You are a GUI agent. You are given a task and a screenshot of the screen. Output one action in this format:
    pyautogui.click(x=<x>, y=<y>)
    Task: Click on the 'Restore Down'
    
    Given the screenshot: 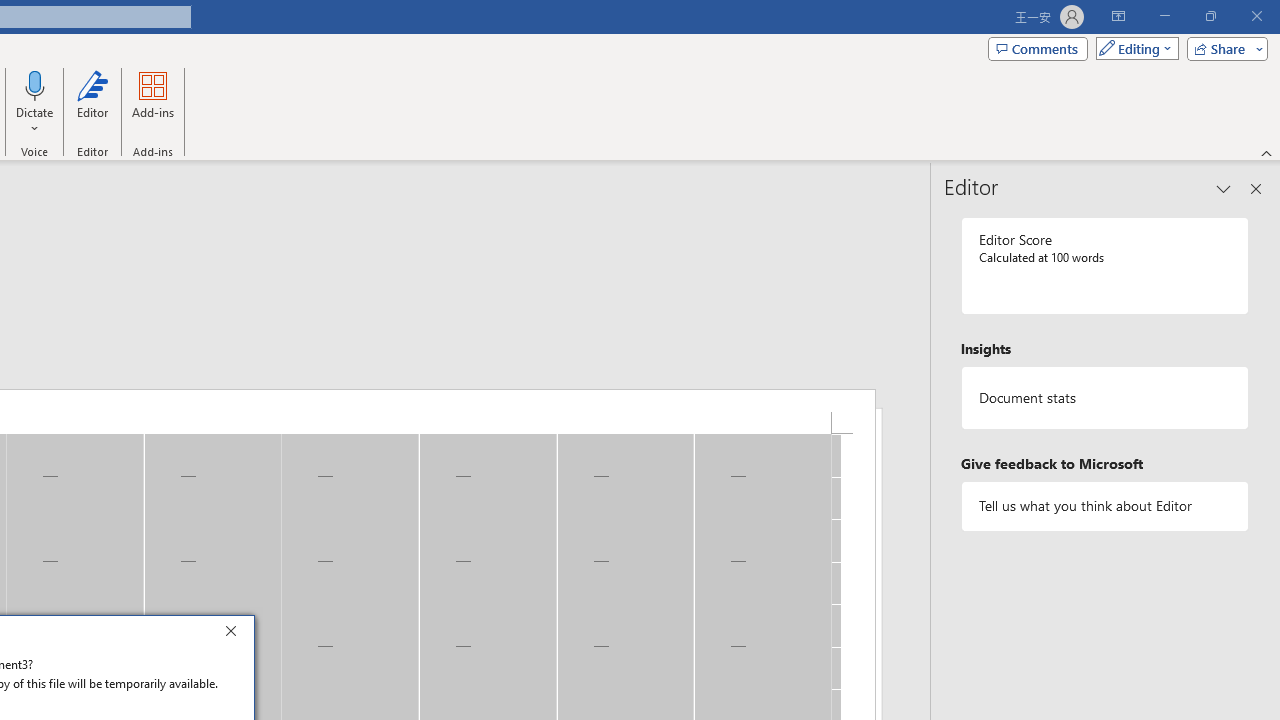 What is the action you would take?
    pyautogui.click(x=1209, y=16)
    